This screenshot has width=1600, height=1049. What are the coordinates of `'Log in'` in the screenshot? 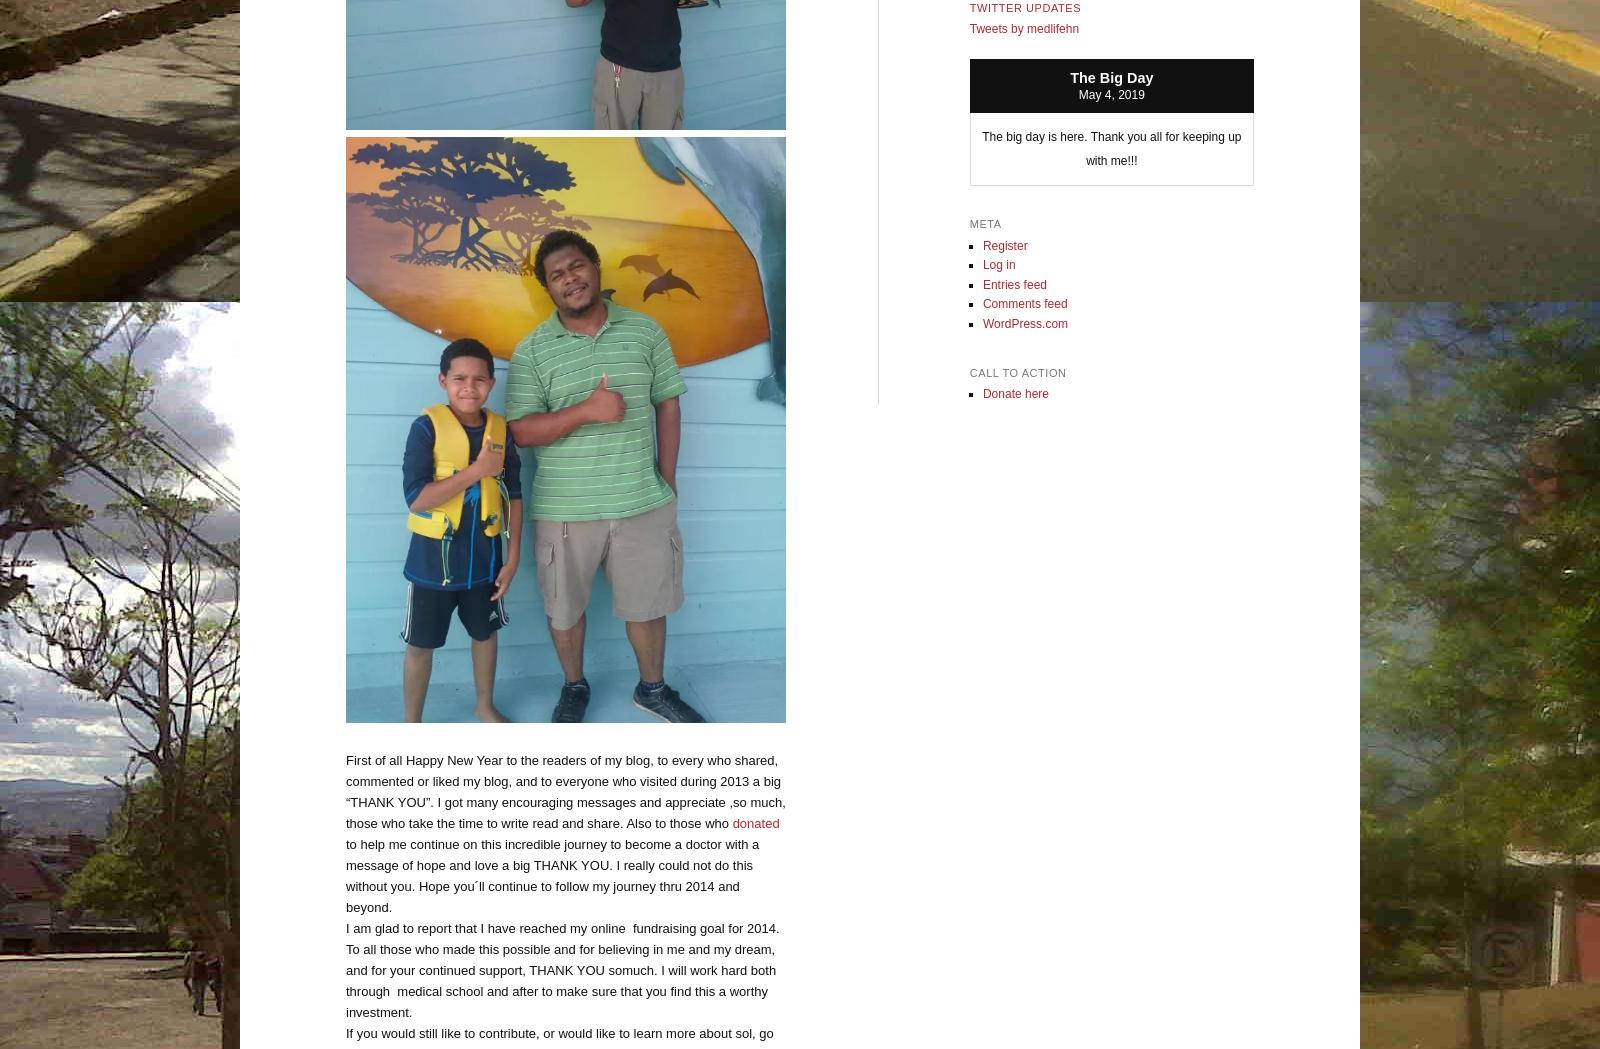 It's located at (997, 263).